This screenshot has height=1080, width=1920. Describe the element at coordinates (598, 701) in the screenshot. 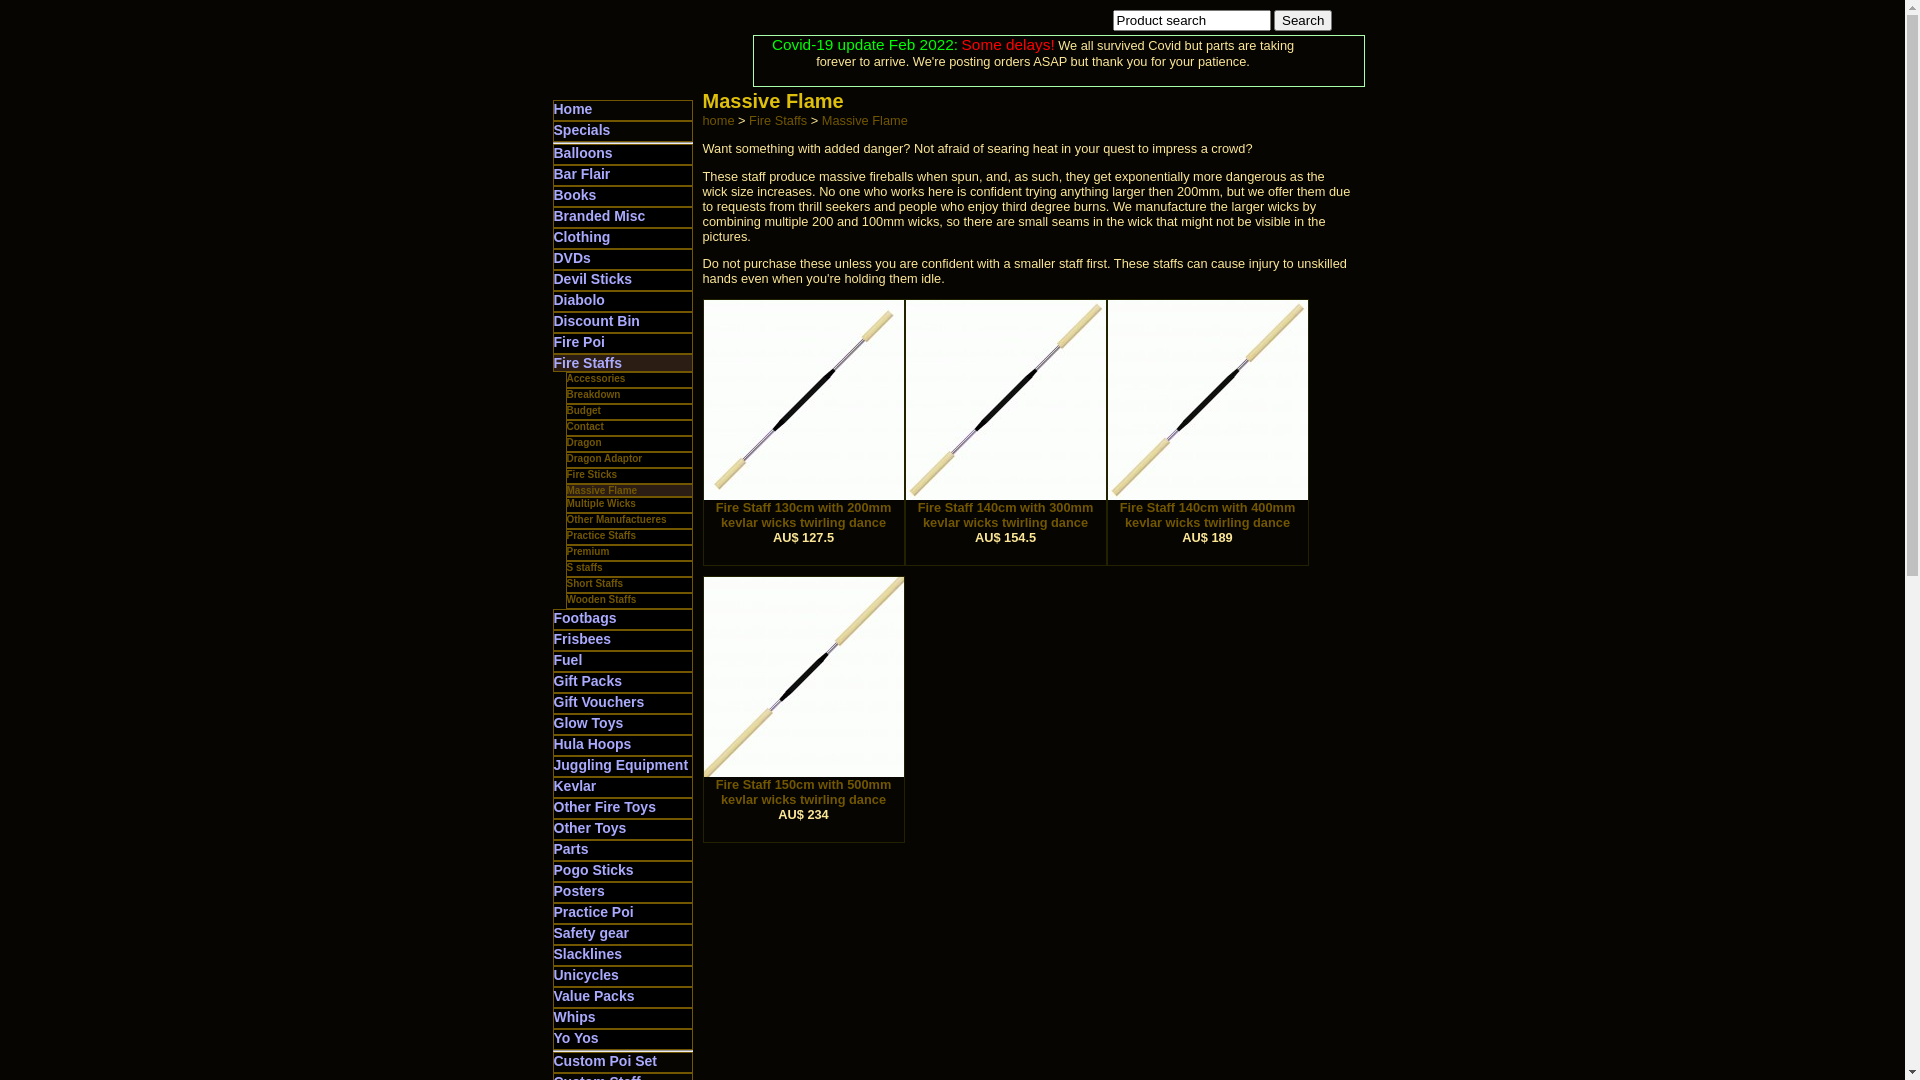

I see `'Gift Vouchers'` at that location.